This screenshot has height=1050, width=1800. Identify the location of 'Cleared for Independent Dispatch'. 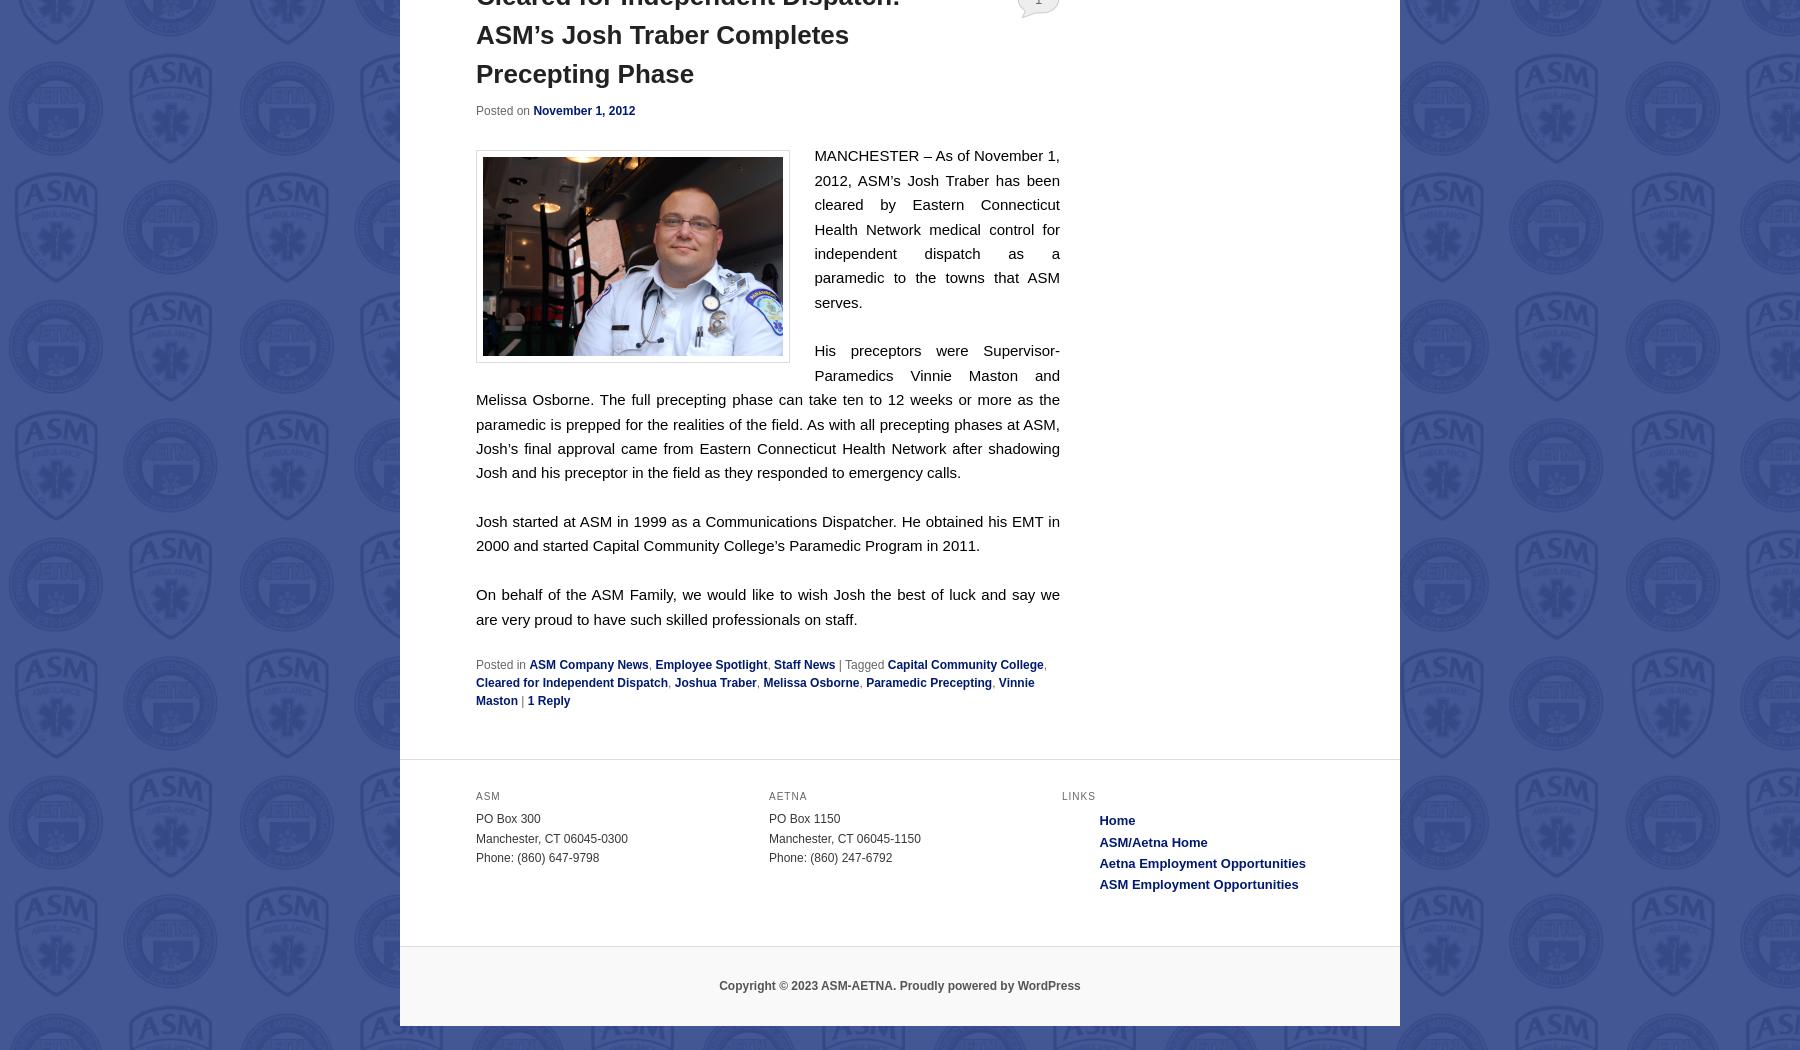
(474, 683).